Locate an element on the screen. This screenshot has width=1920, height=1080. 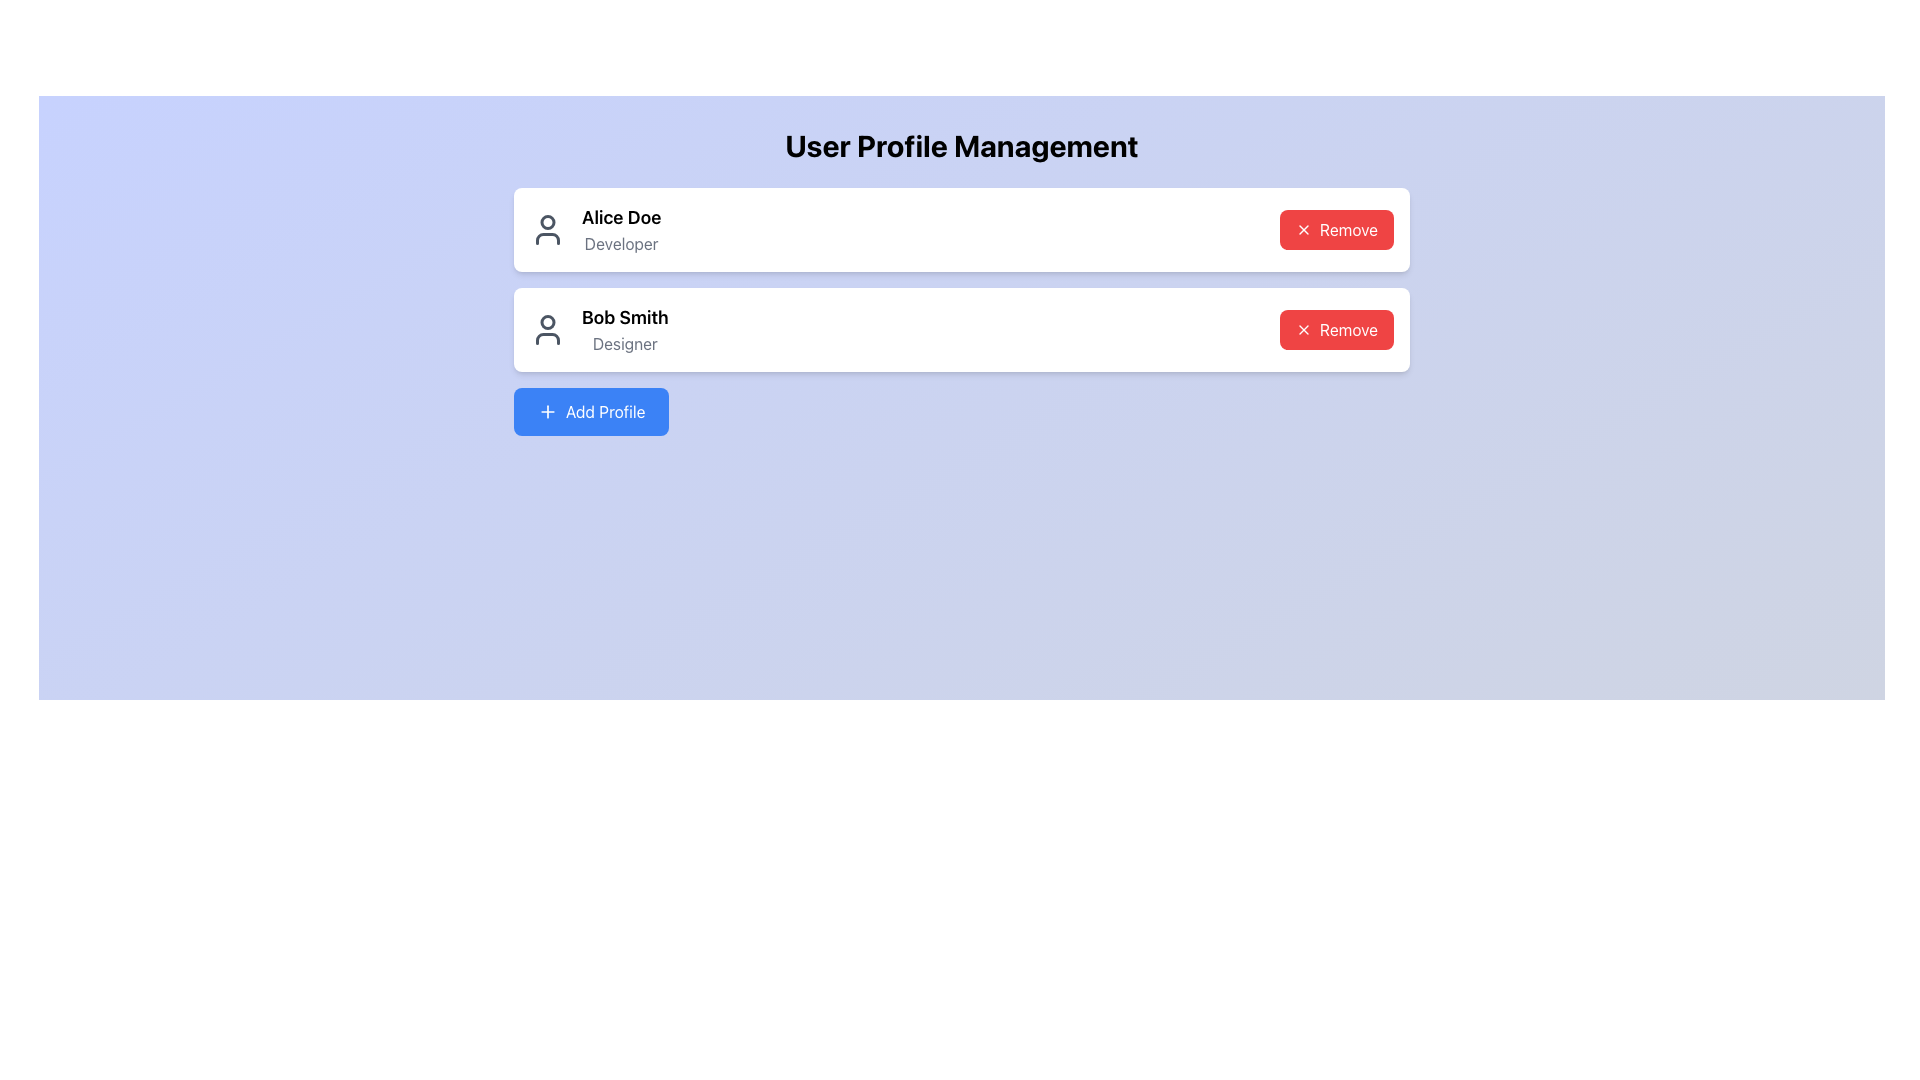
the text label displaying the individual's name in the second user profile card, located above the 'Designer' text and next to the user icon is located at coordinates (624, 316).